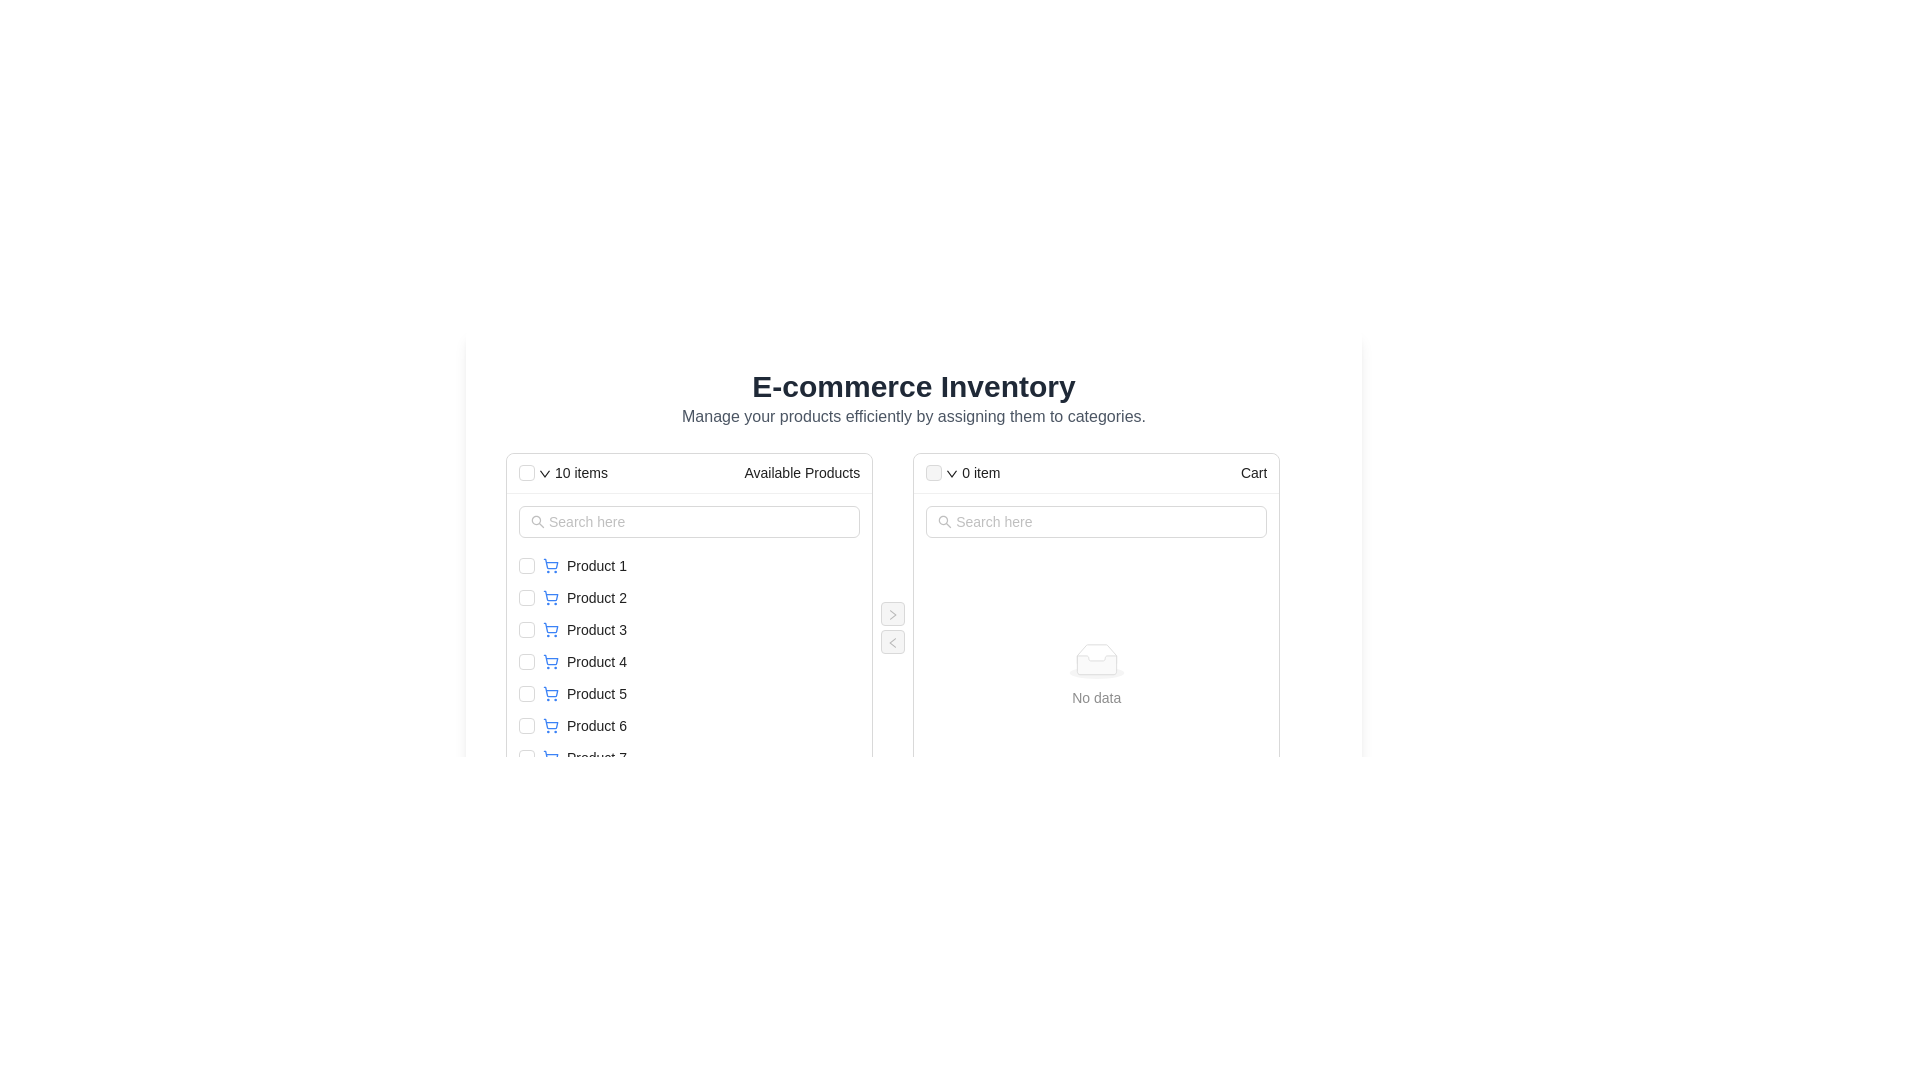  Describe the element at coordinates (551, 628) in the screenshot. I see `the shopping cart icon associated with 'Product 3' for accessibility purposes` at that location.